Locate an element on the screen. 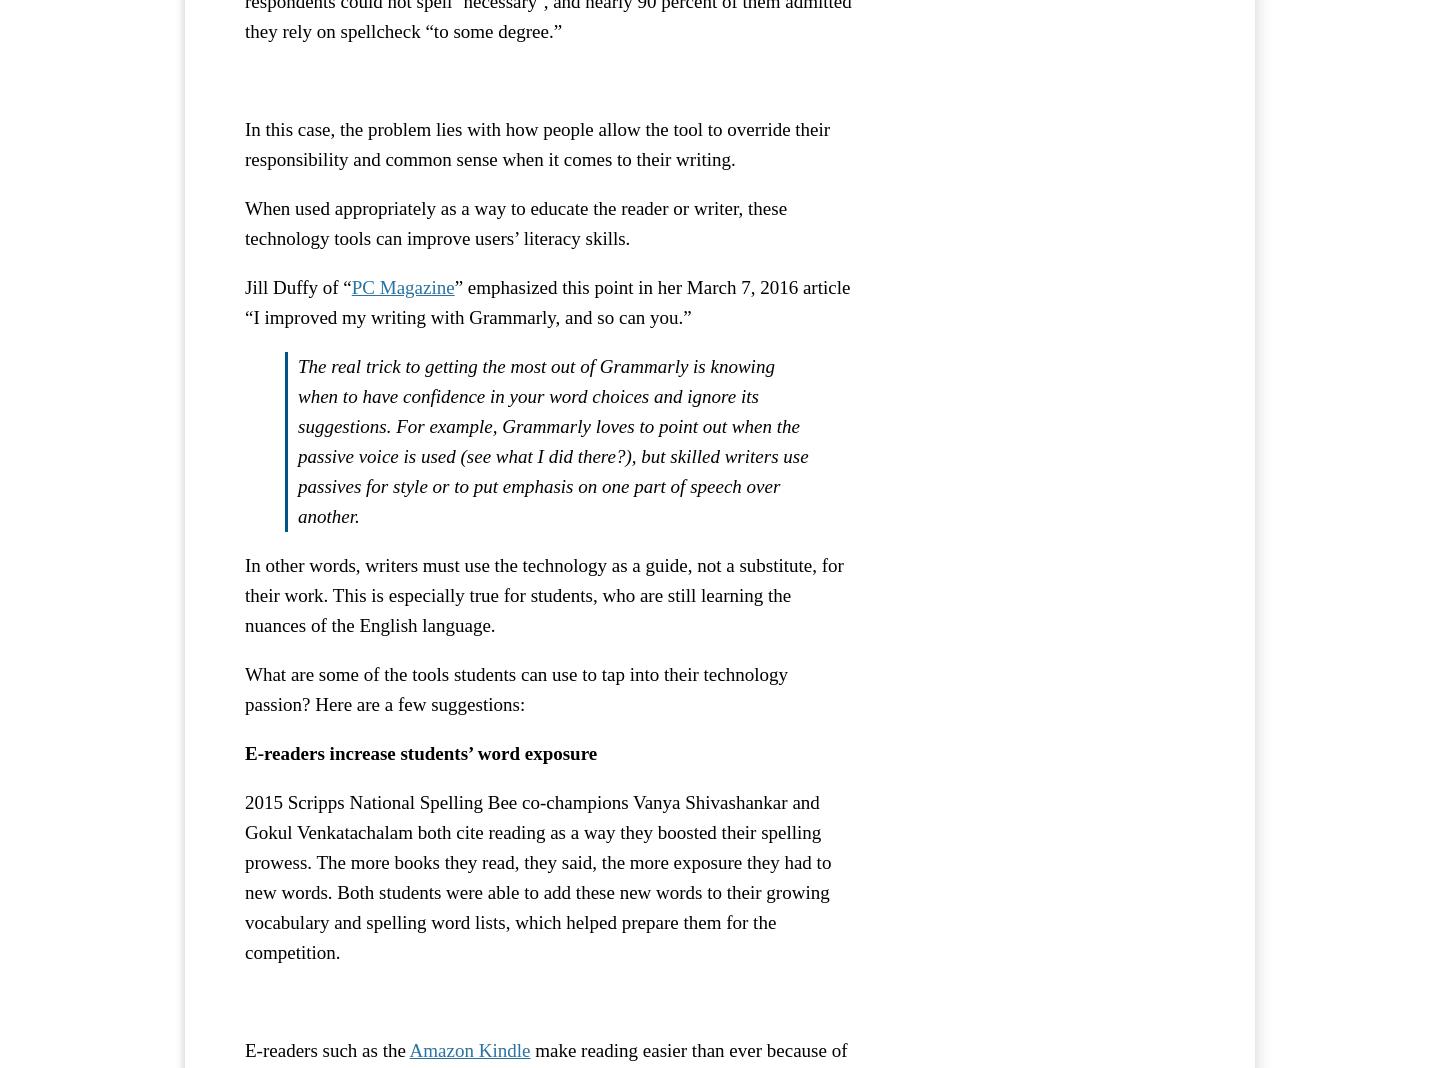 The image size is (1440, 1068). 'E-readers such as the' is located at coordinates (327, 1049).